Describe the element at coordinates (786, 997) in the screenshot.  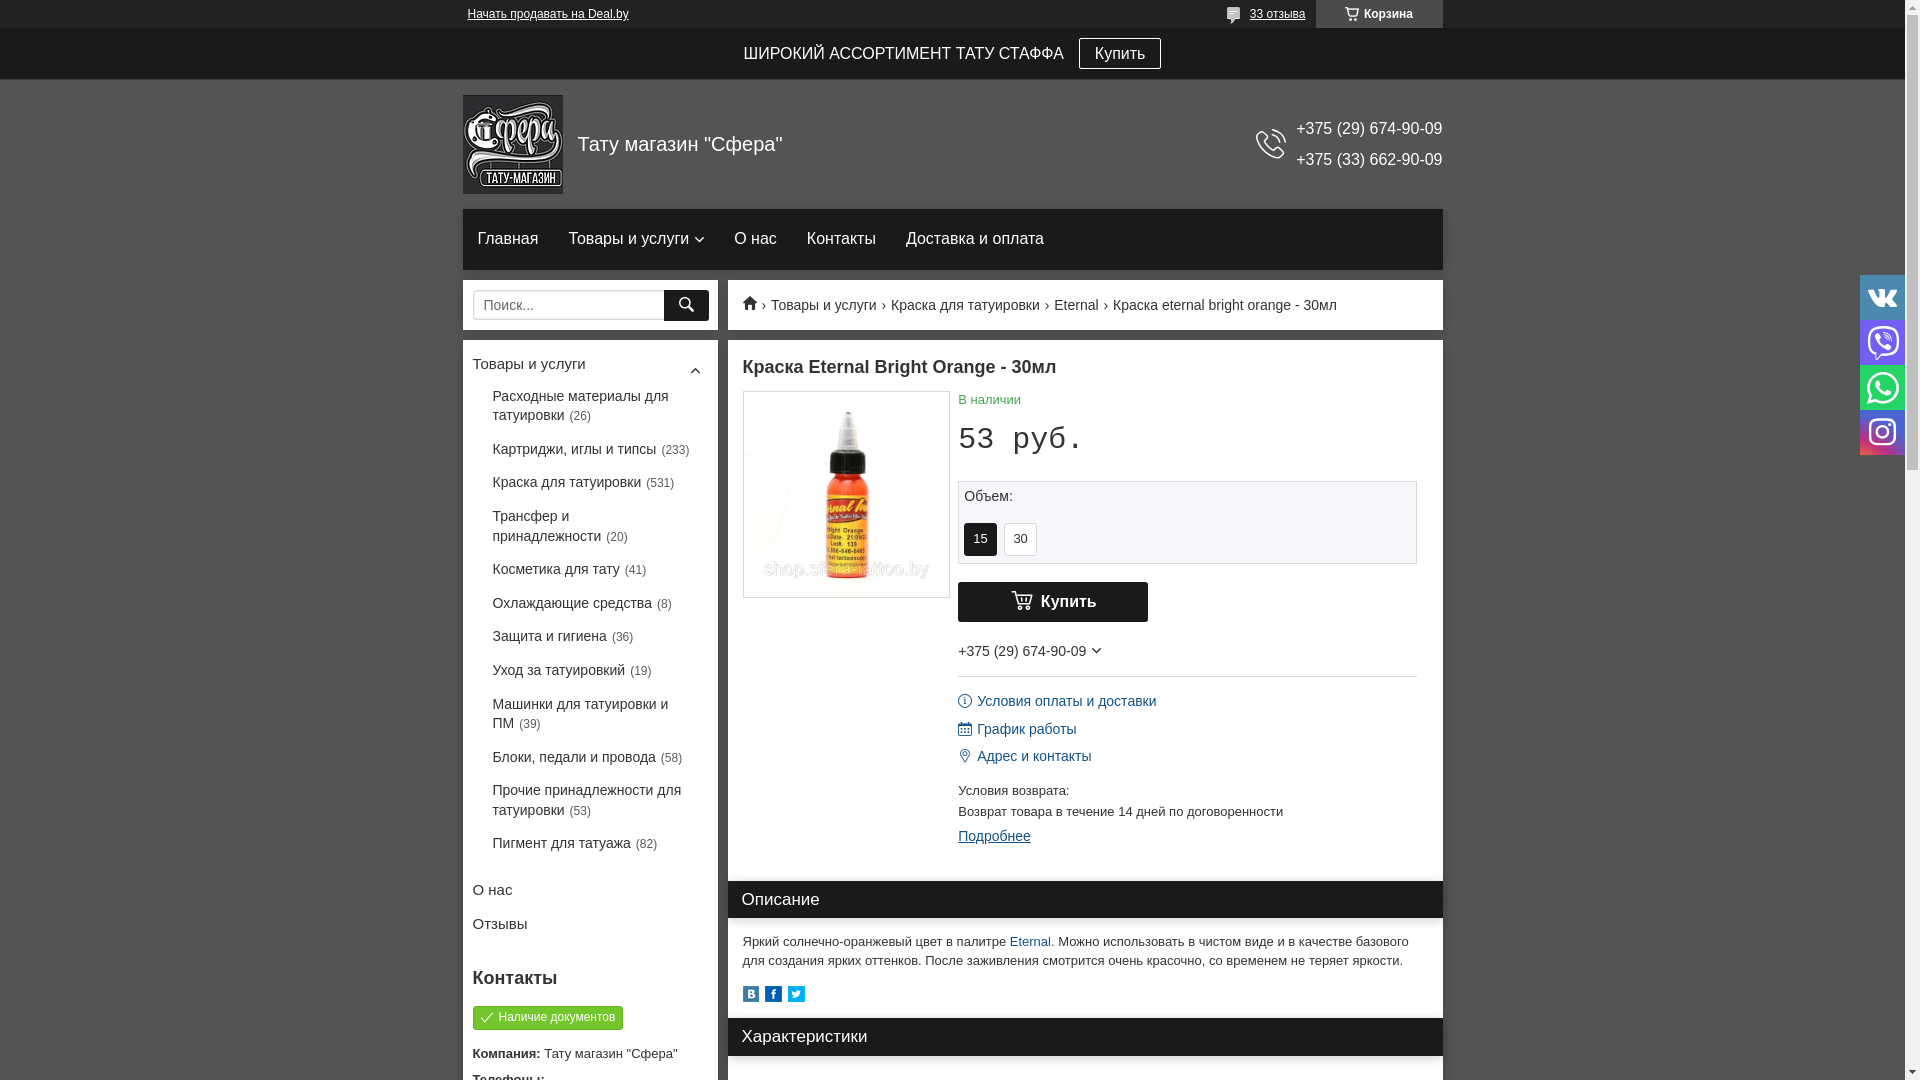
I see `'twitter'` at that location.